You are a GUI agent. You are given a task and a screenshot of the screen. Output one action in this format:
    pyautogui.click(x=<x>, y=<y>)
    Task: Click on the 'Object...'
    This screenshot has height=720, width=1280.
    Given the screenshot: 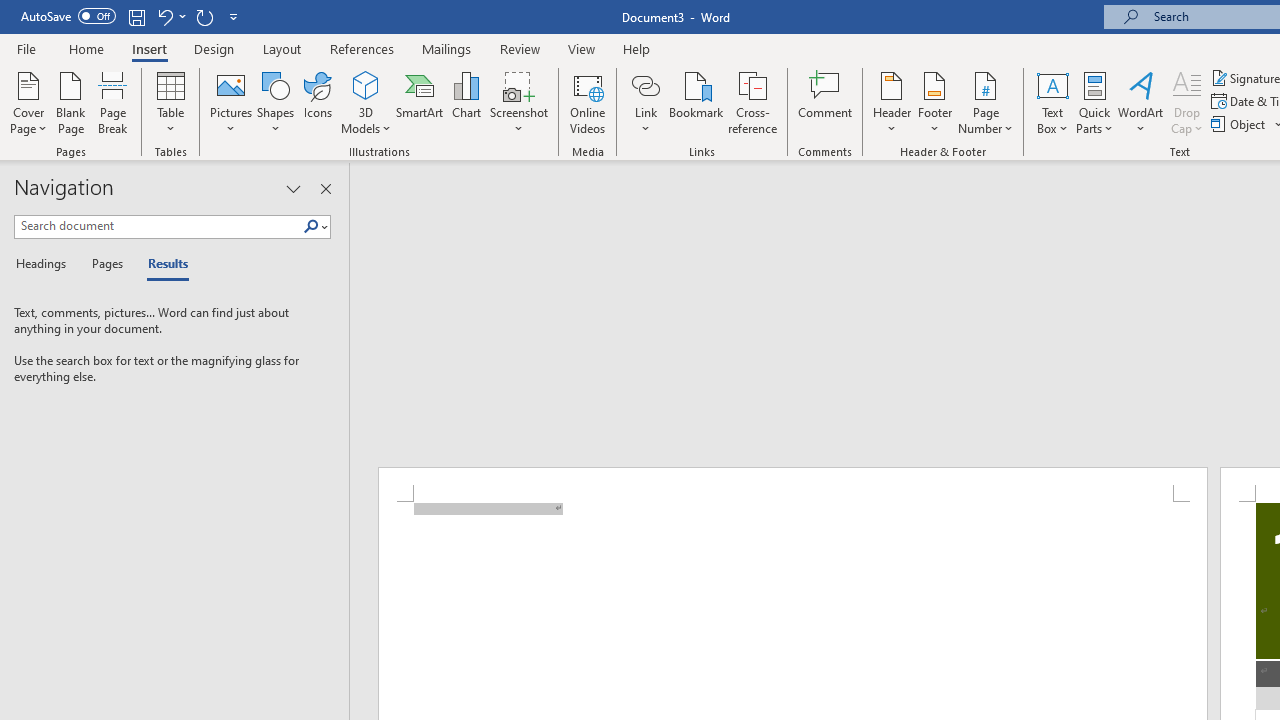 What is the action you would take?
    pyautogui.click(x=1239, y=124)
    